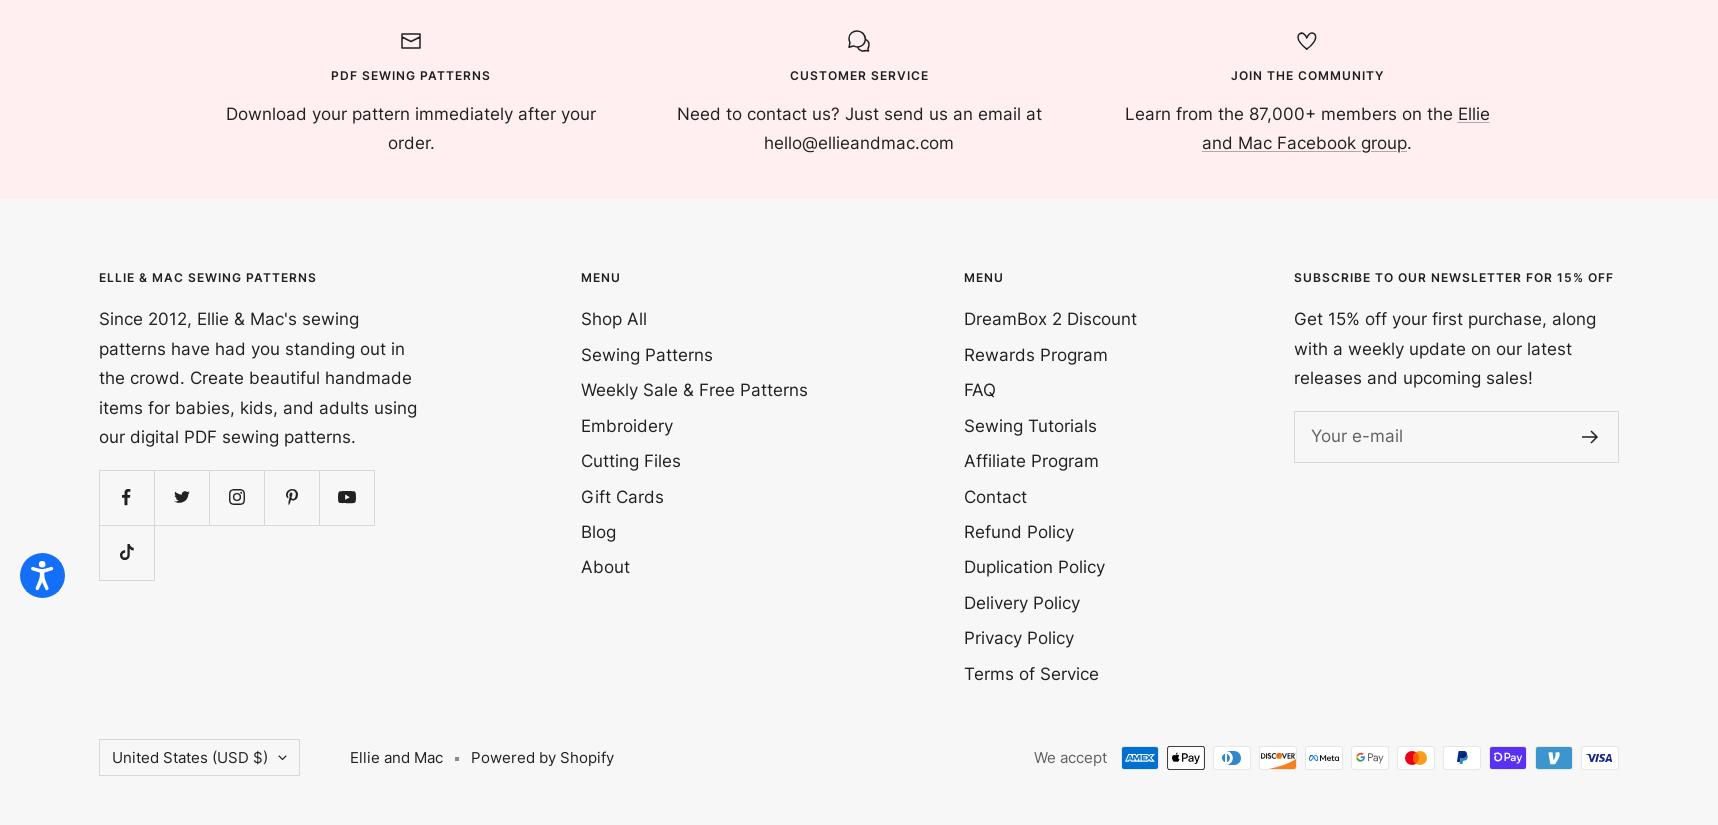 The image size is (1718, 825). What do you see at coordinates (223, 538) in the screenshot?
I see `'Cocos (Keeling) Islands (USD $)'` at bounding box center [223, 538].